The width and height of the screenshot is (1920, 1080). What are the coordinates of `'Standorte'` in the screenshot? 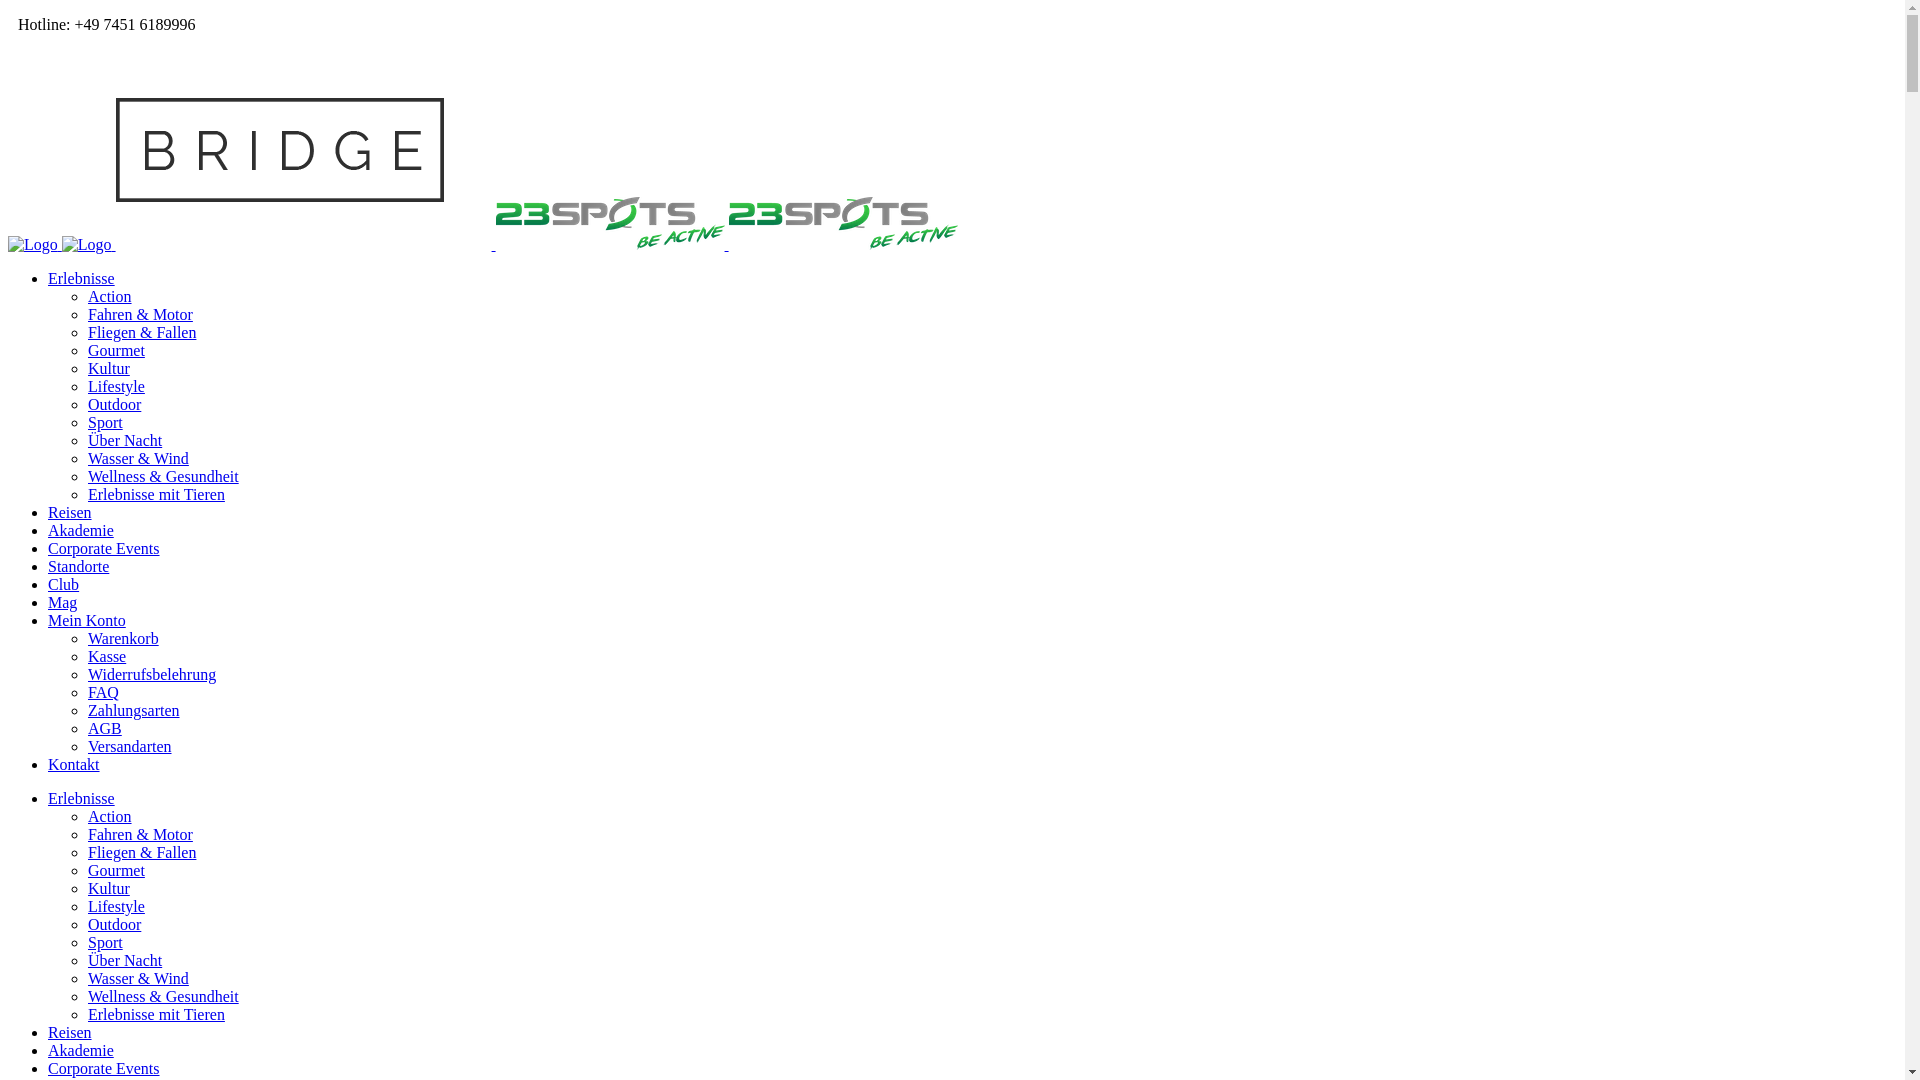 It's located at (78, 566).